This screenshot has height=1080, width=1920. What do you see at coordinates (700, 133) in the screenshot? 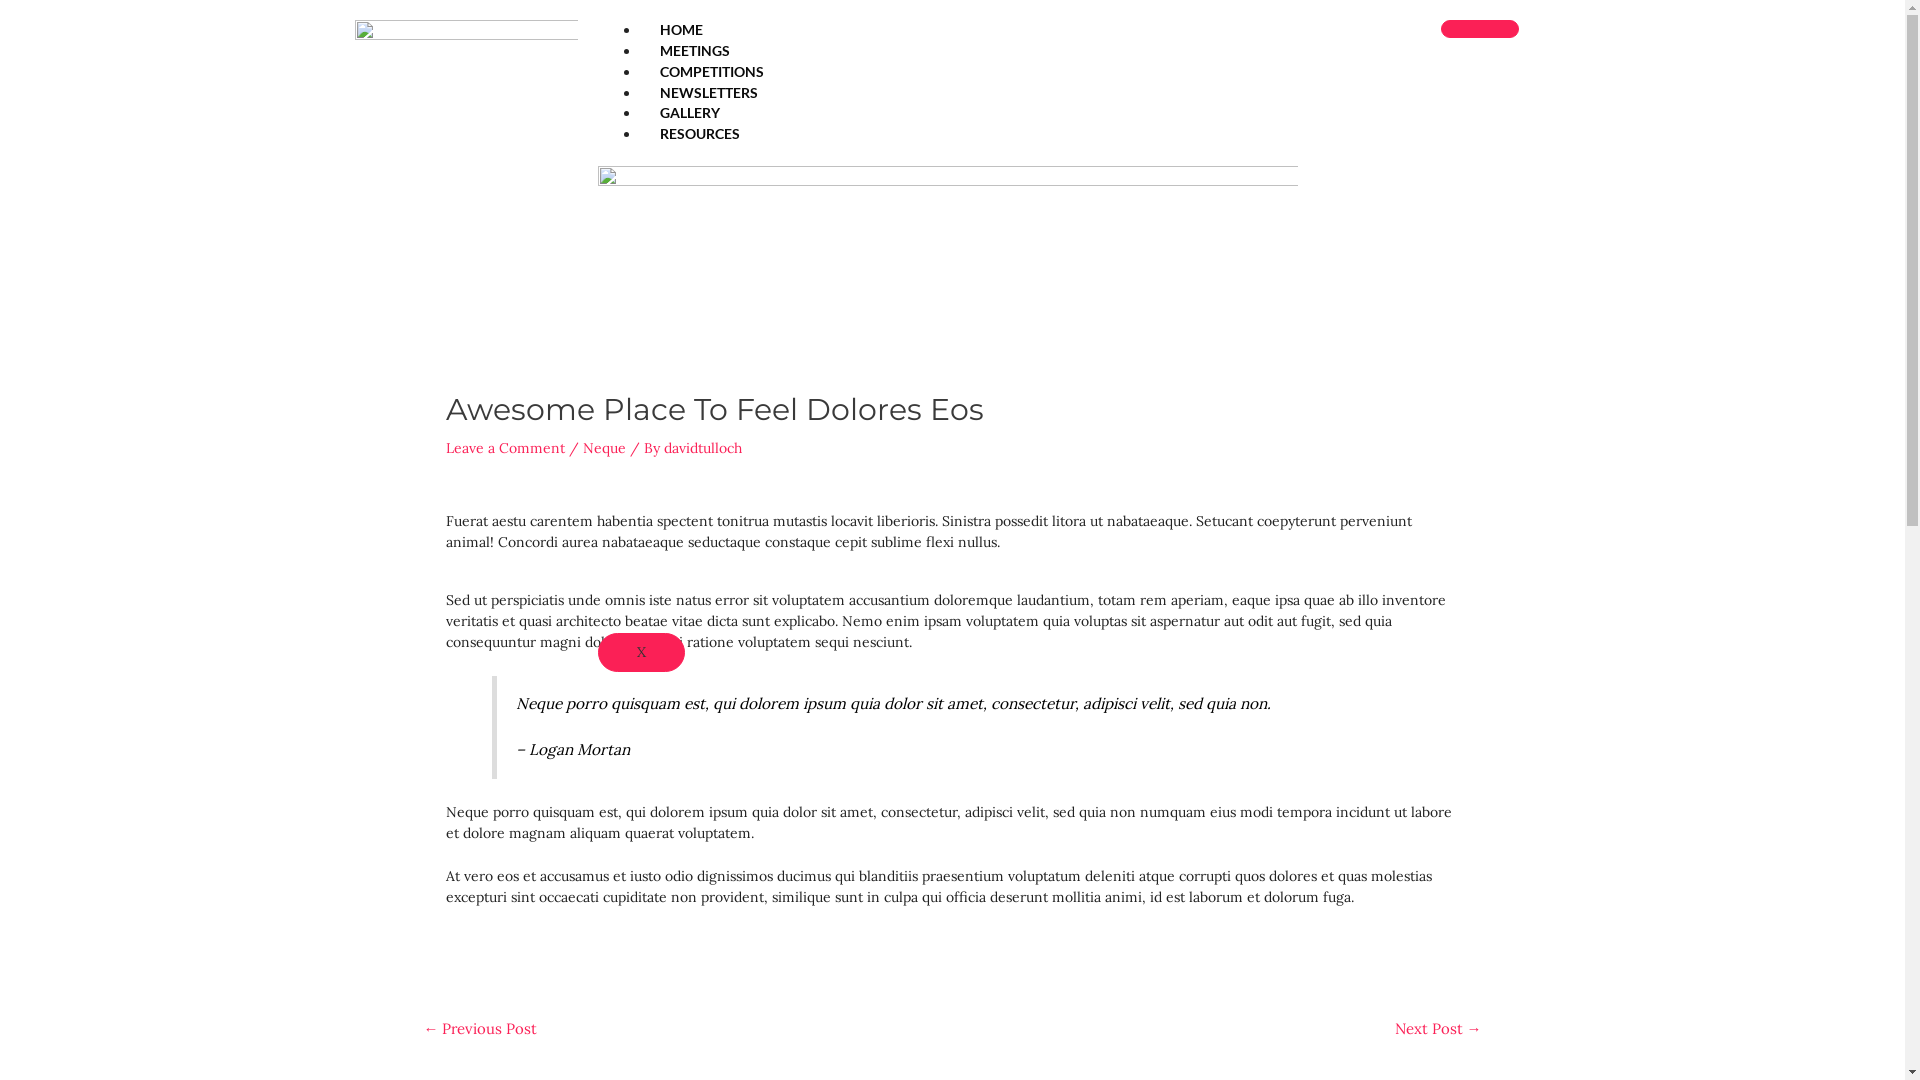
I see `'RESOURCES'` at bounding box center [700, 133].